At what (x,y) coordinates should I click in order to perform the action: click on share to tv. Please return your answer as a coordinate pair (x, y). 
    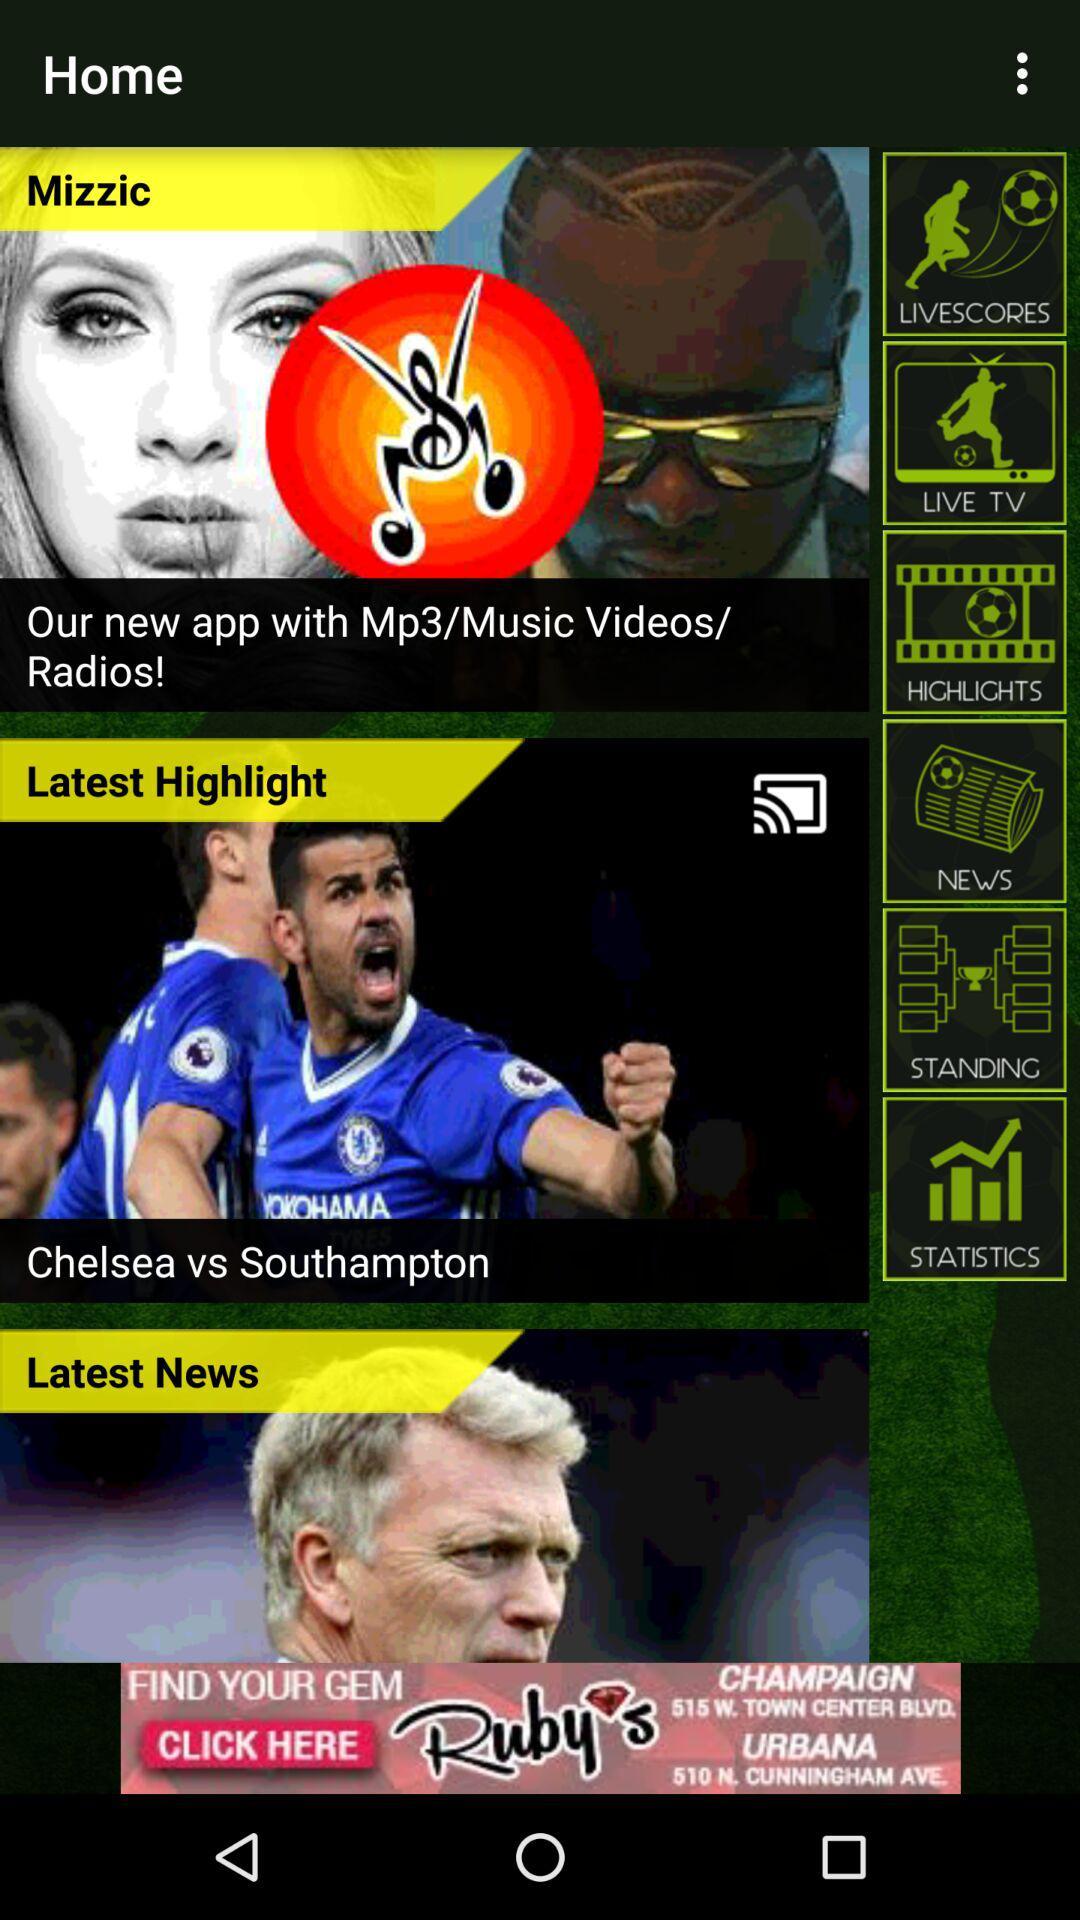
    Looking at the image, I should click on (789, 803).